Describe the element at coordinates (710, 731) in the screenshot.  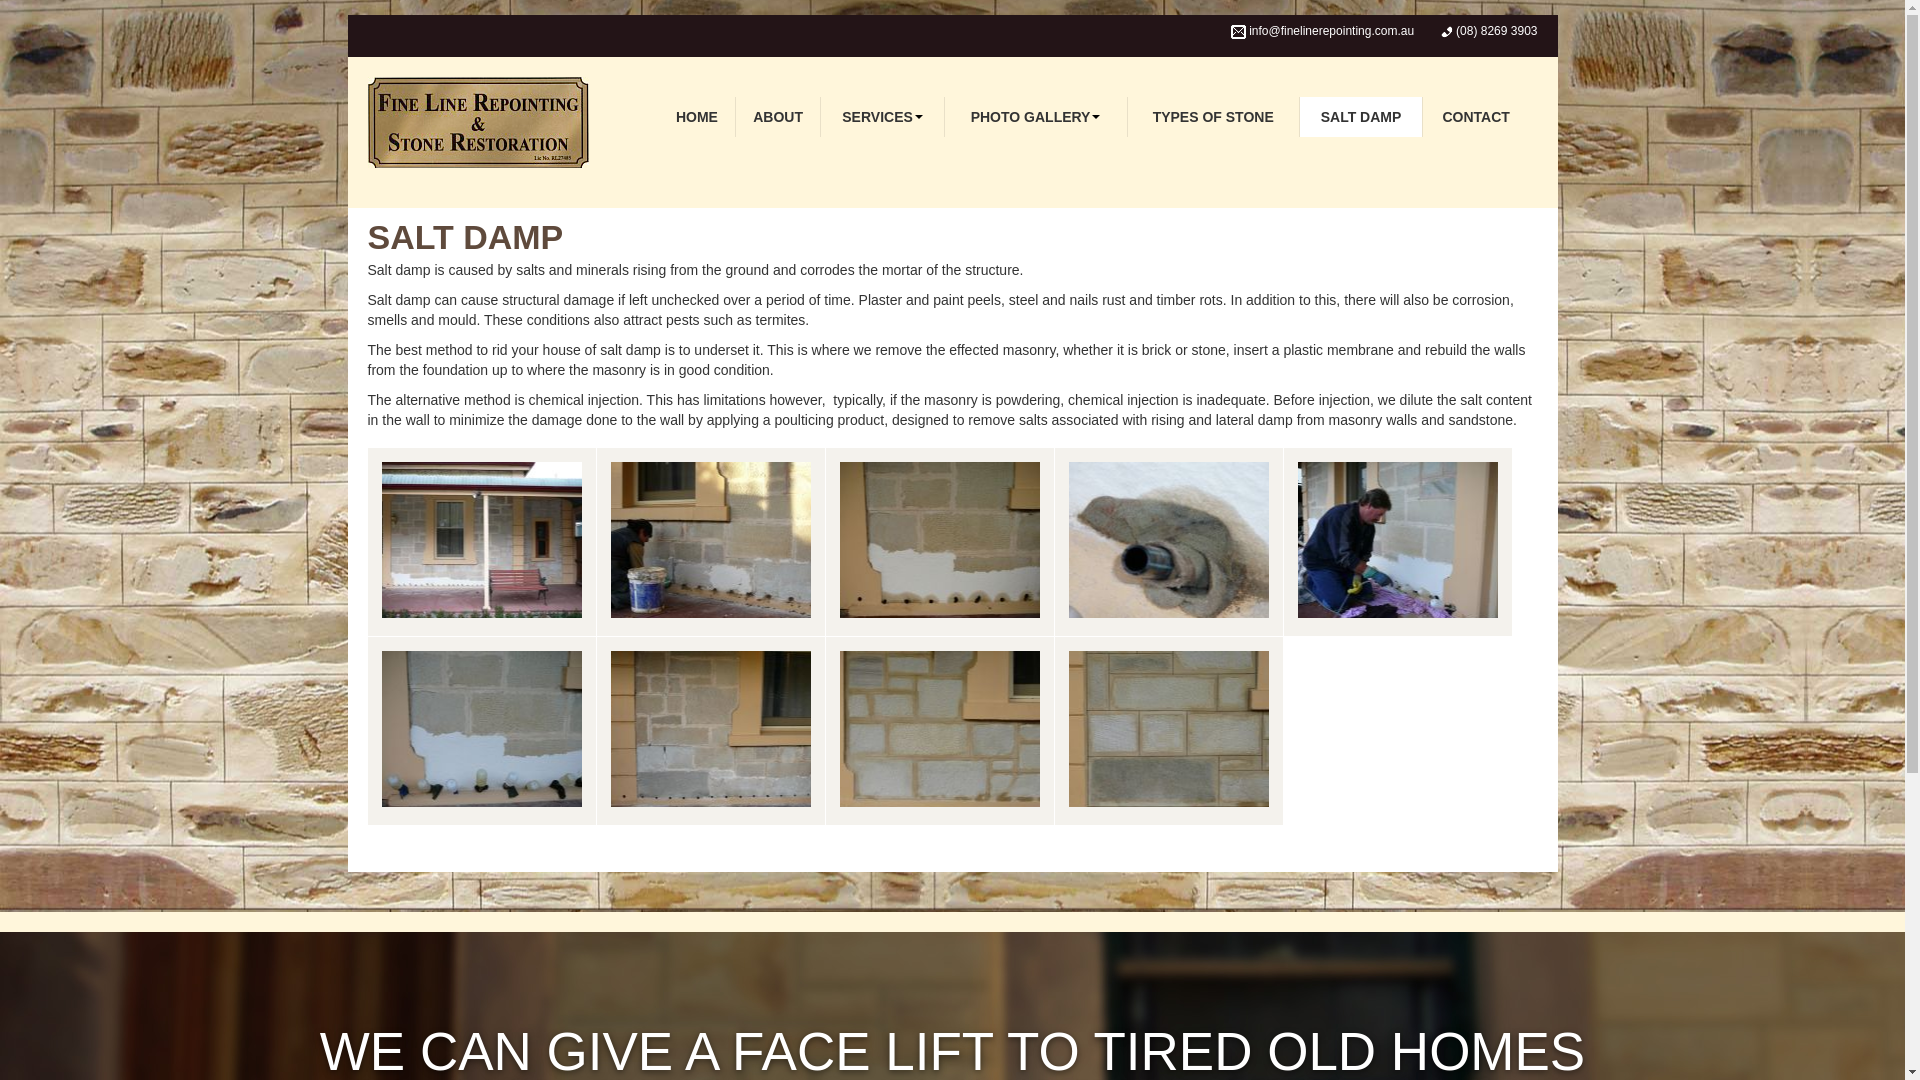
I see `'Click to enlarge image 6.jpg'` at that location.